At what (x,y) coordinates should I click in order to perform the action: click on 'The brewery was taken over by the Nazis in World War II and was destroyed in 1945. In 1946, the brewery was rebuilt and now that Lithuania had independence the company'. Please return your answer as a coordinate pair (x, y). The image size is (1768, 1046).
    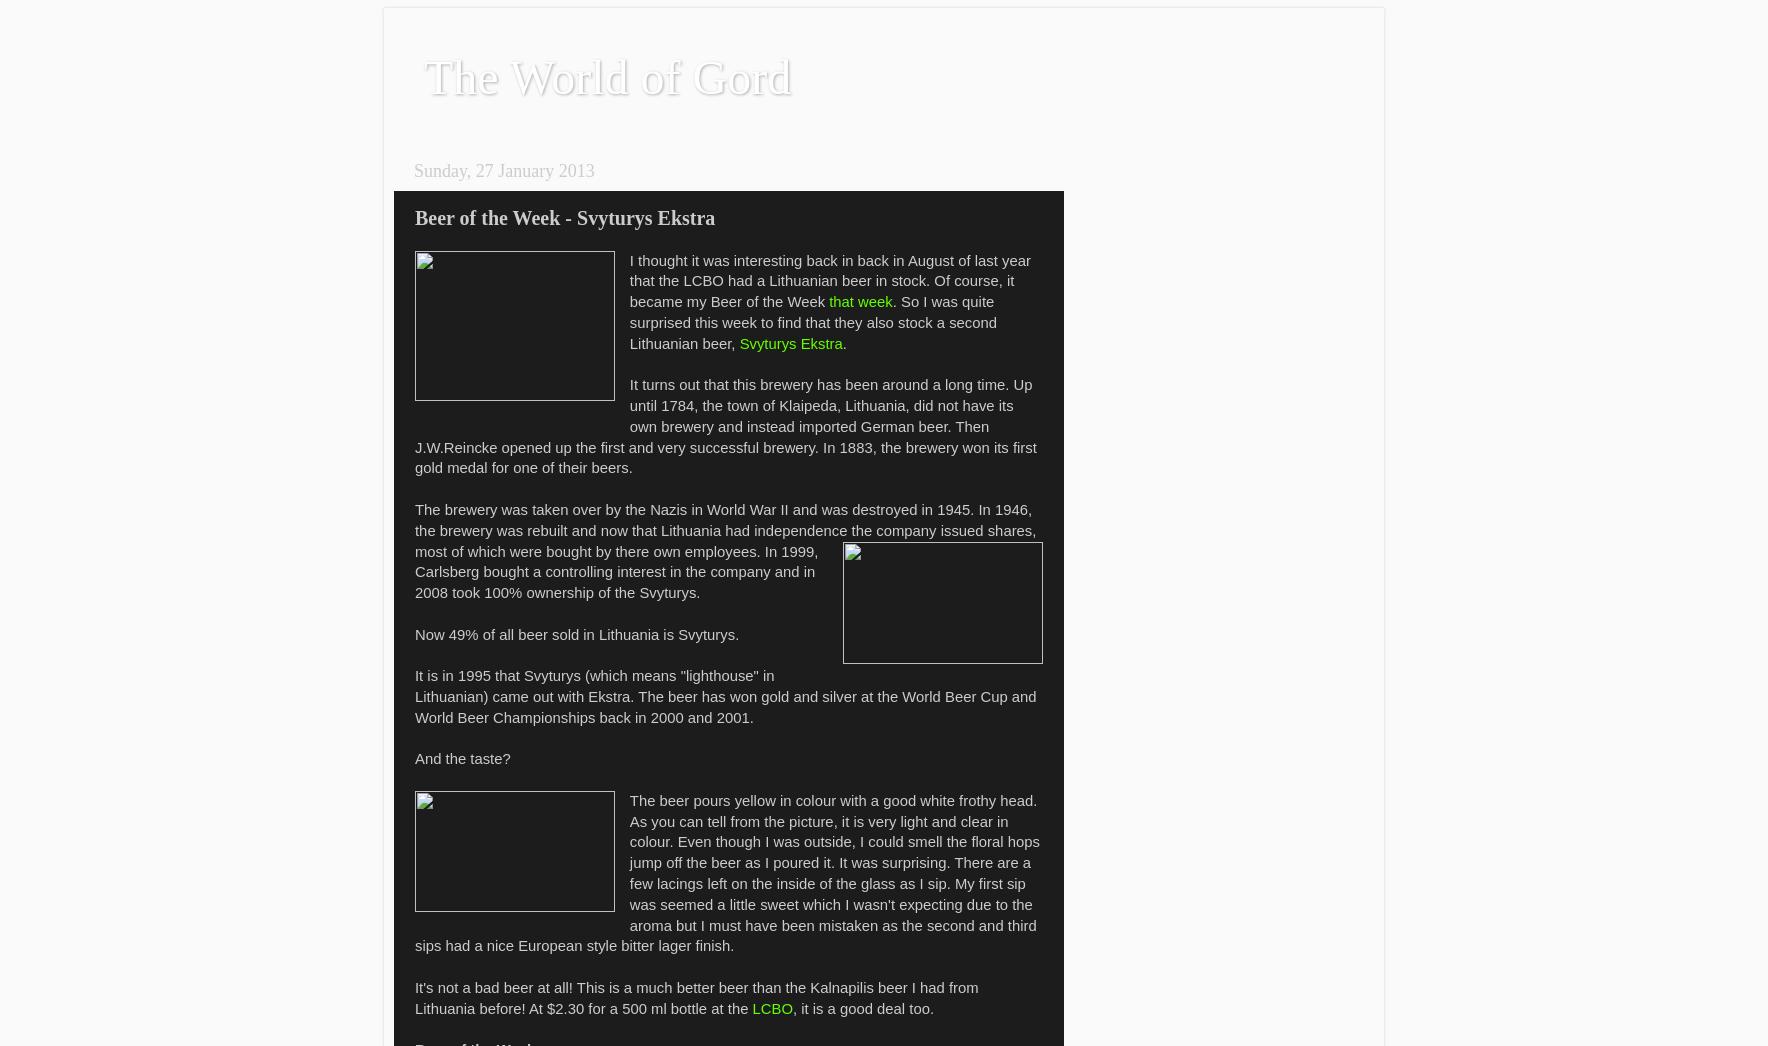
    Looking at the image, I should click on (723, 519).